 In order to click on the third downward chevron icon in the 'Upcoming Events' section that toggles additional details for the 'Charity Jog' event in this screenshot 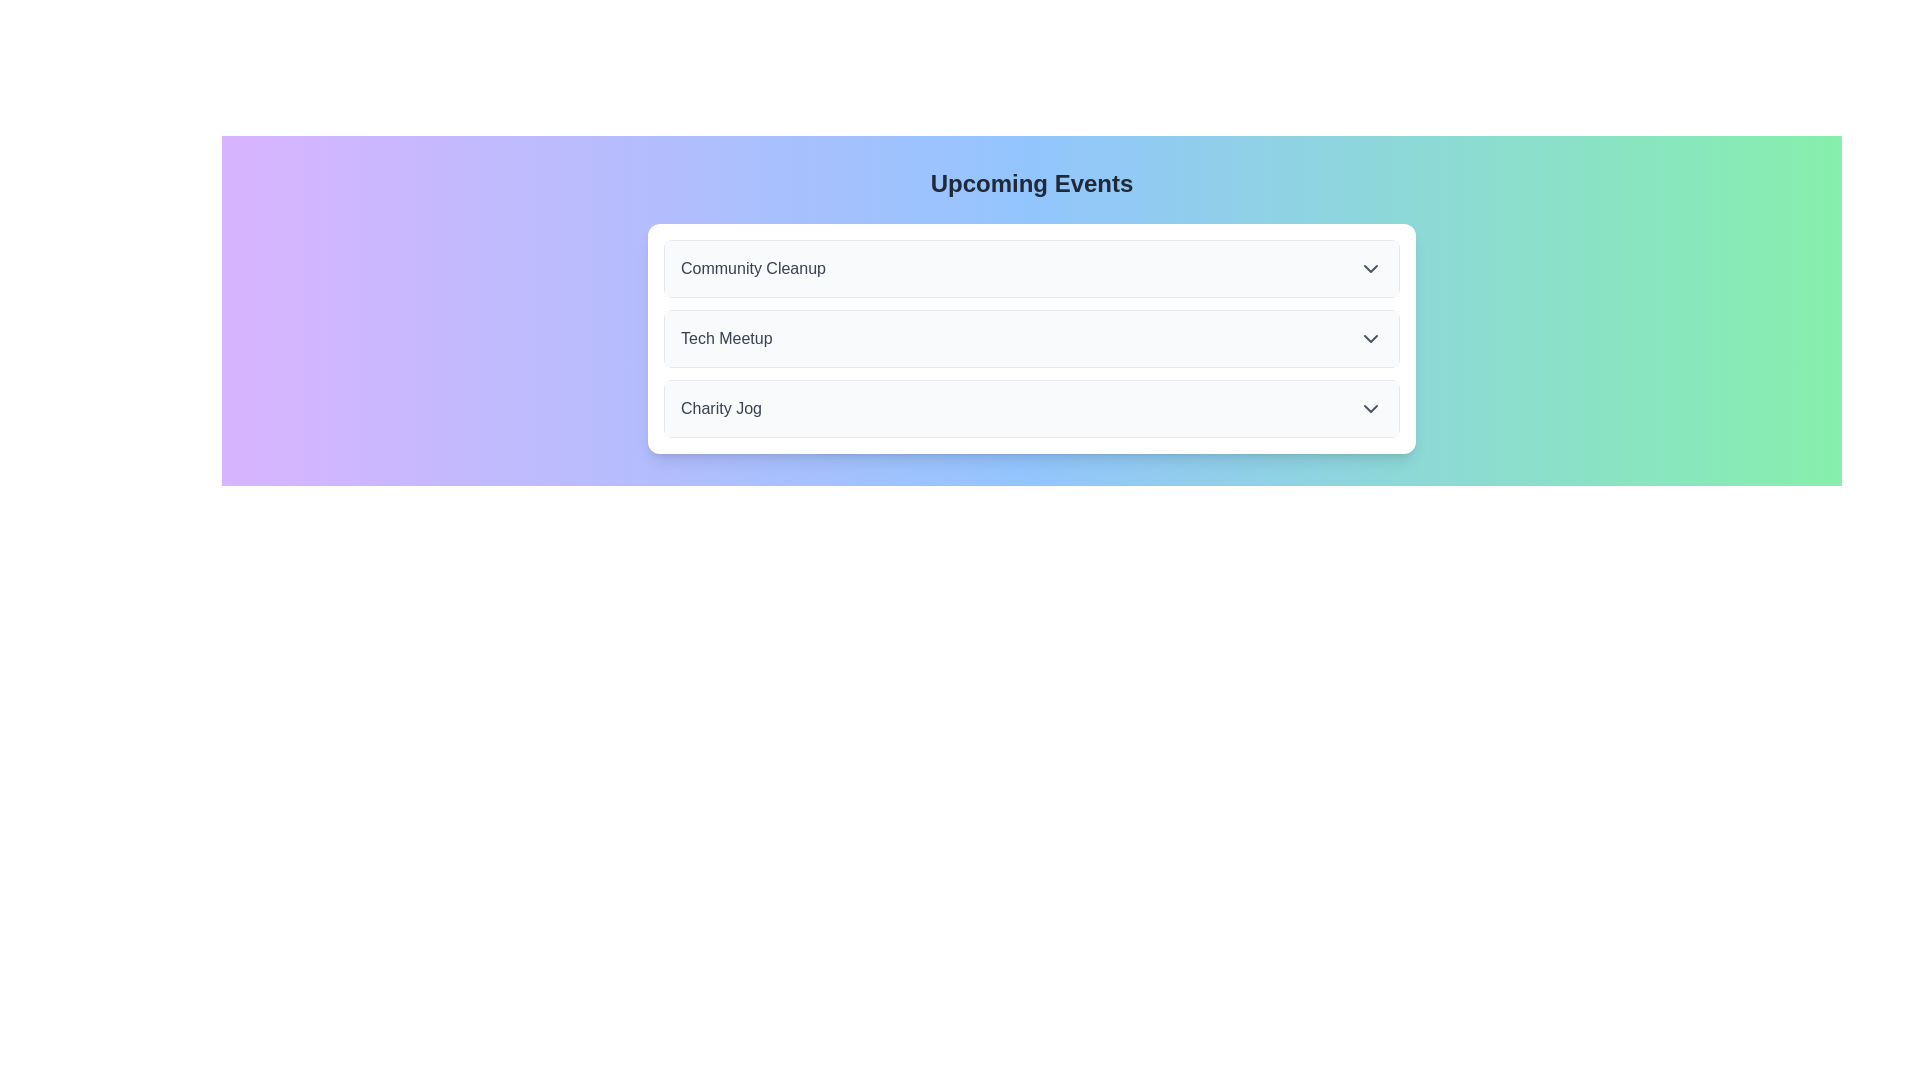, I will do `click(1370, 407)`.